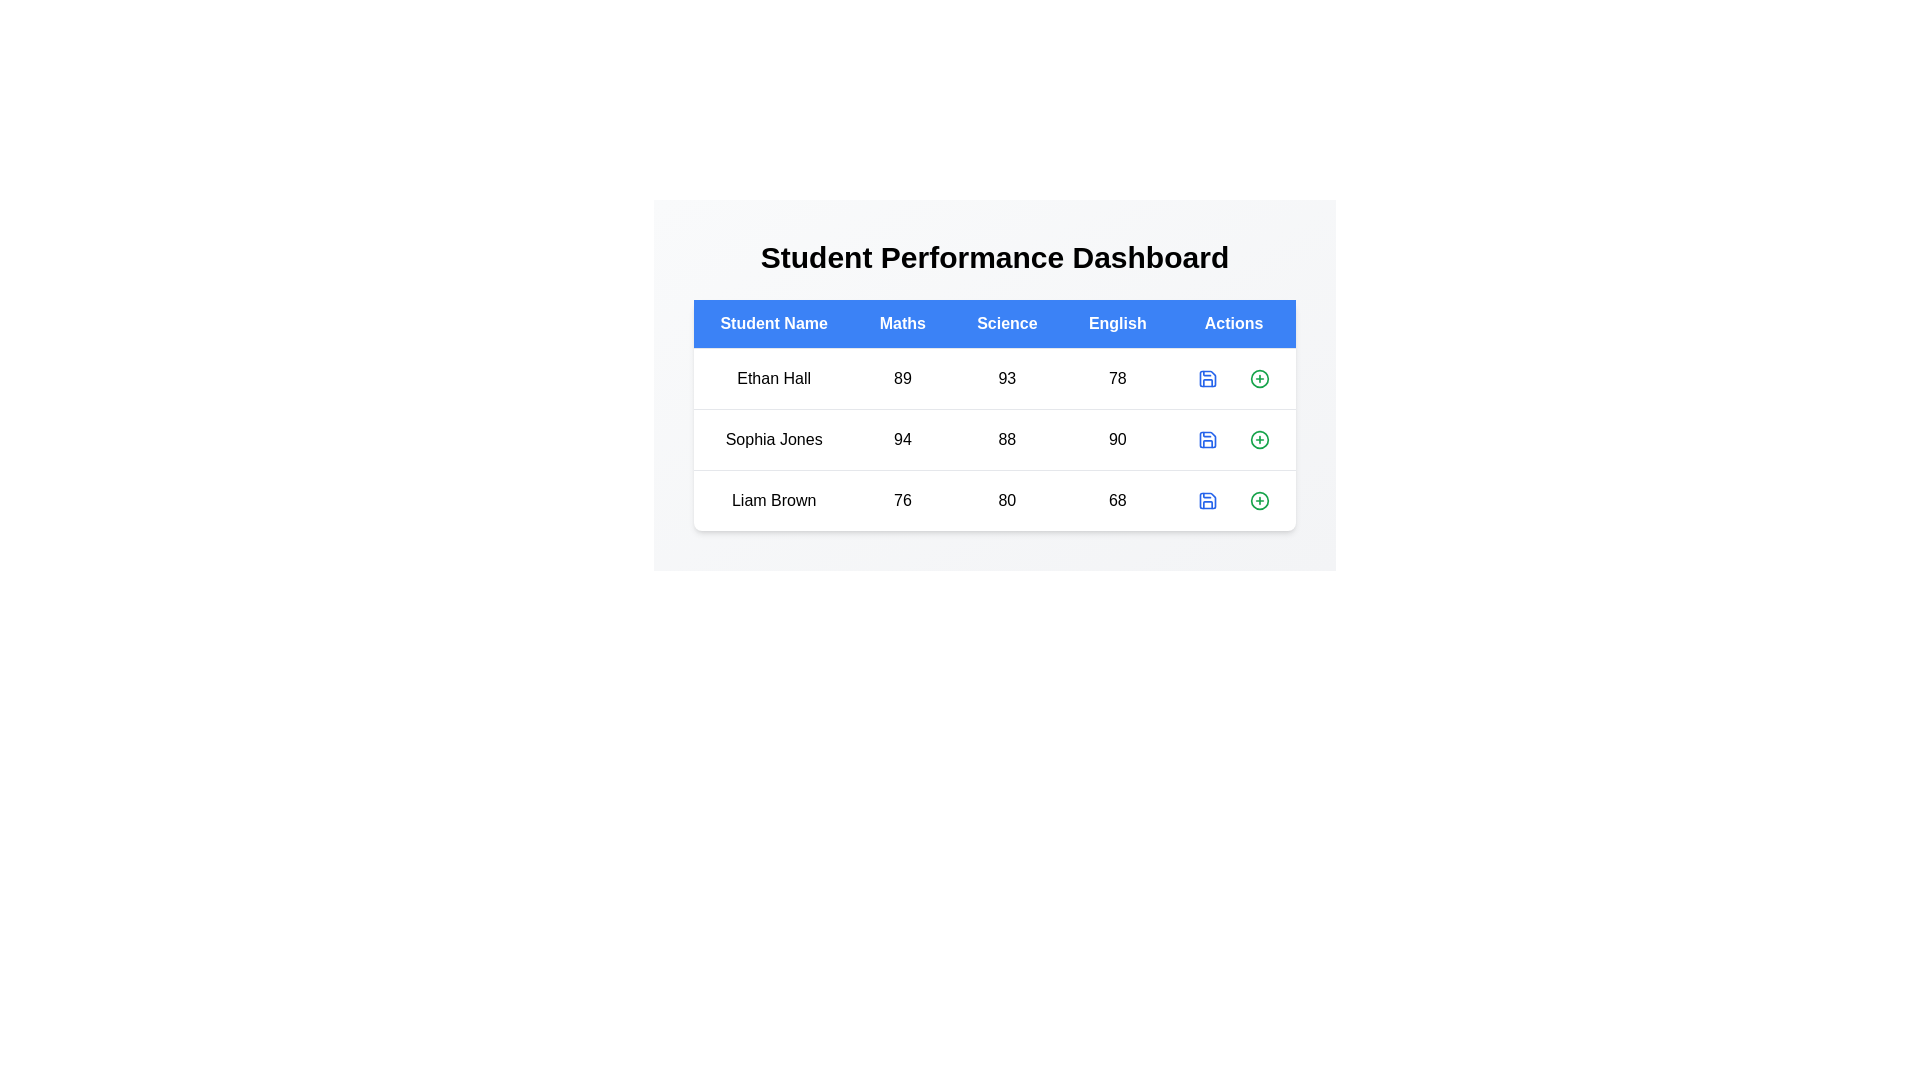  I want to click on the table header to sort the column in descending order, so click(772, 323).